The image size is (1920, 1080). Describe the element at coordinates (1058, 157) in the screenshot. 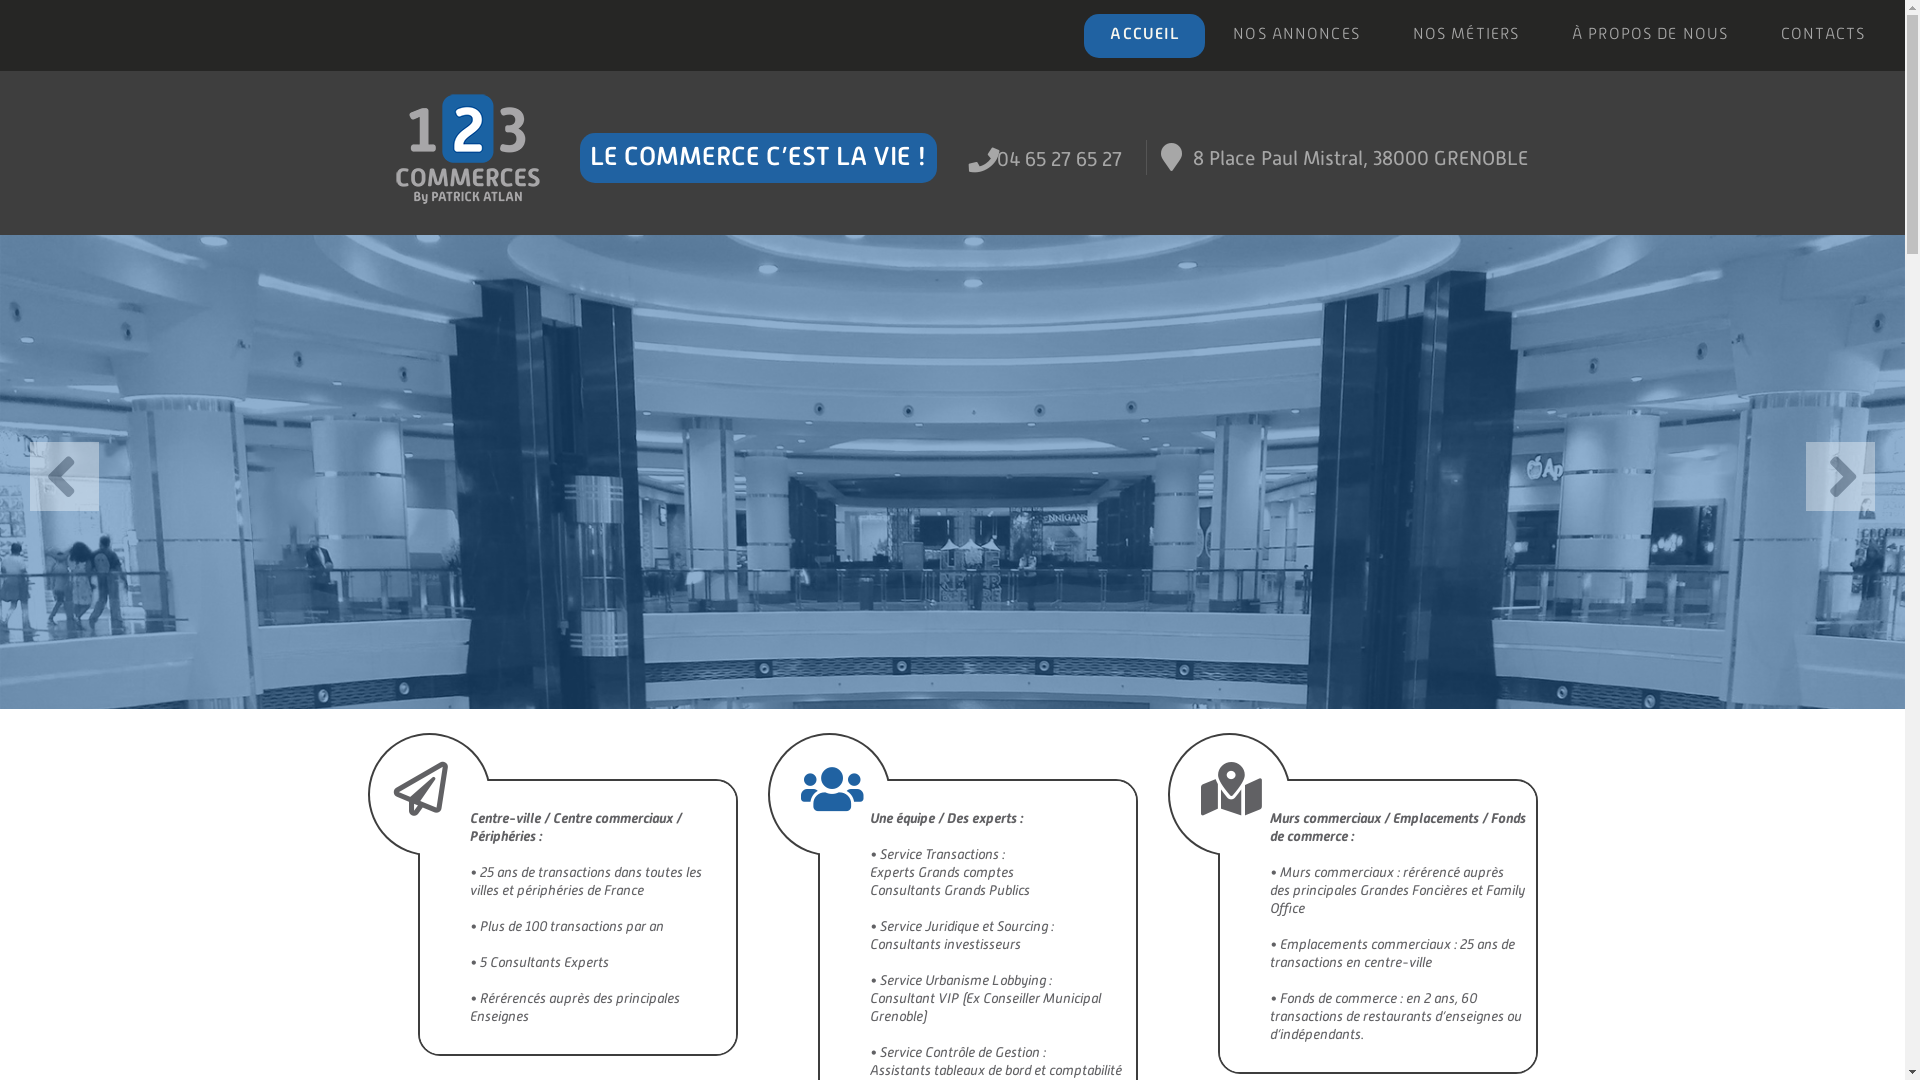

I see `'04 65 27 65 27'` at that location.